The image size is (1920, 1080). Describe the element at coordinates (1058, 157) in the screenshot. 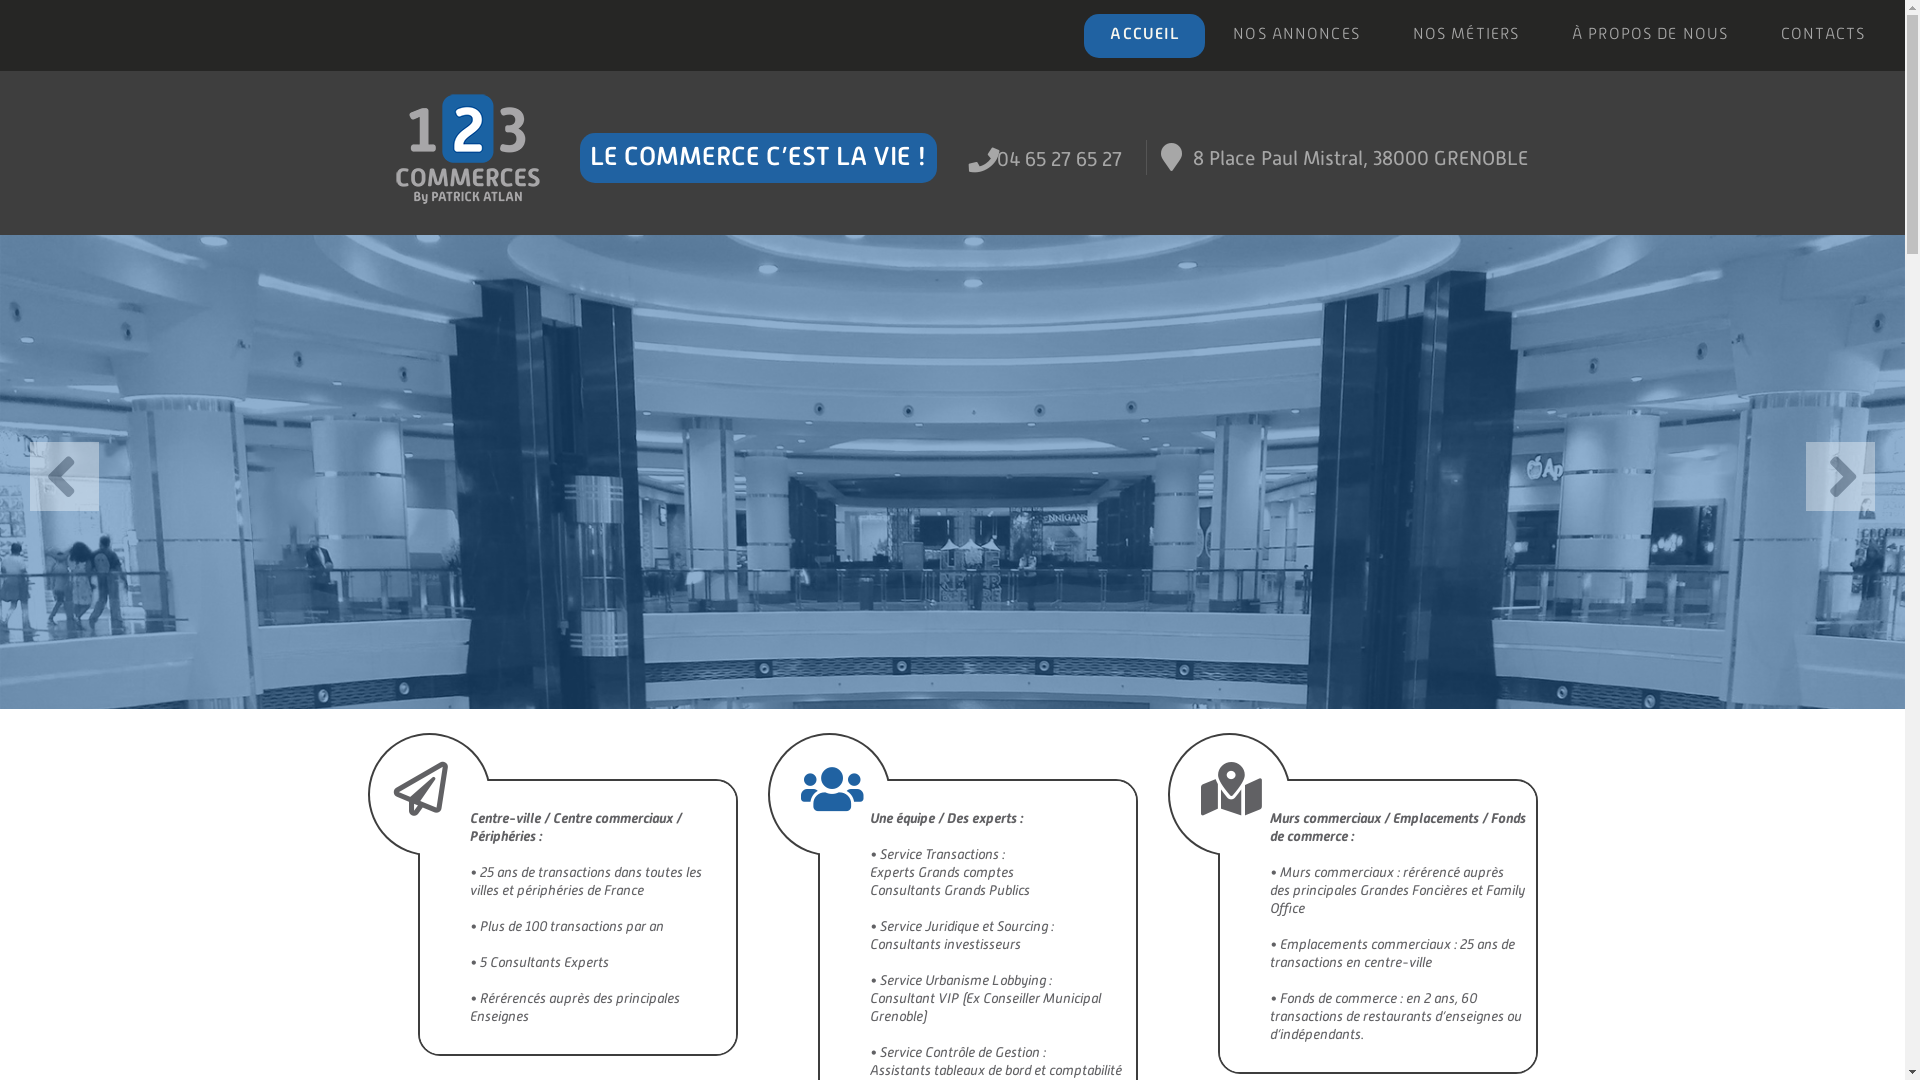

I see `'04 65 27 65 27'` at that location.